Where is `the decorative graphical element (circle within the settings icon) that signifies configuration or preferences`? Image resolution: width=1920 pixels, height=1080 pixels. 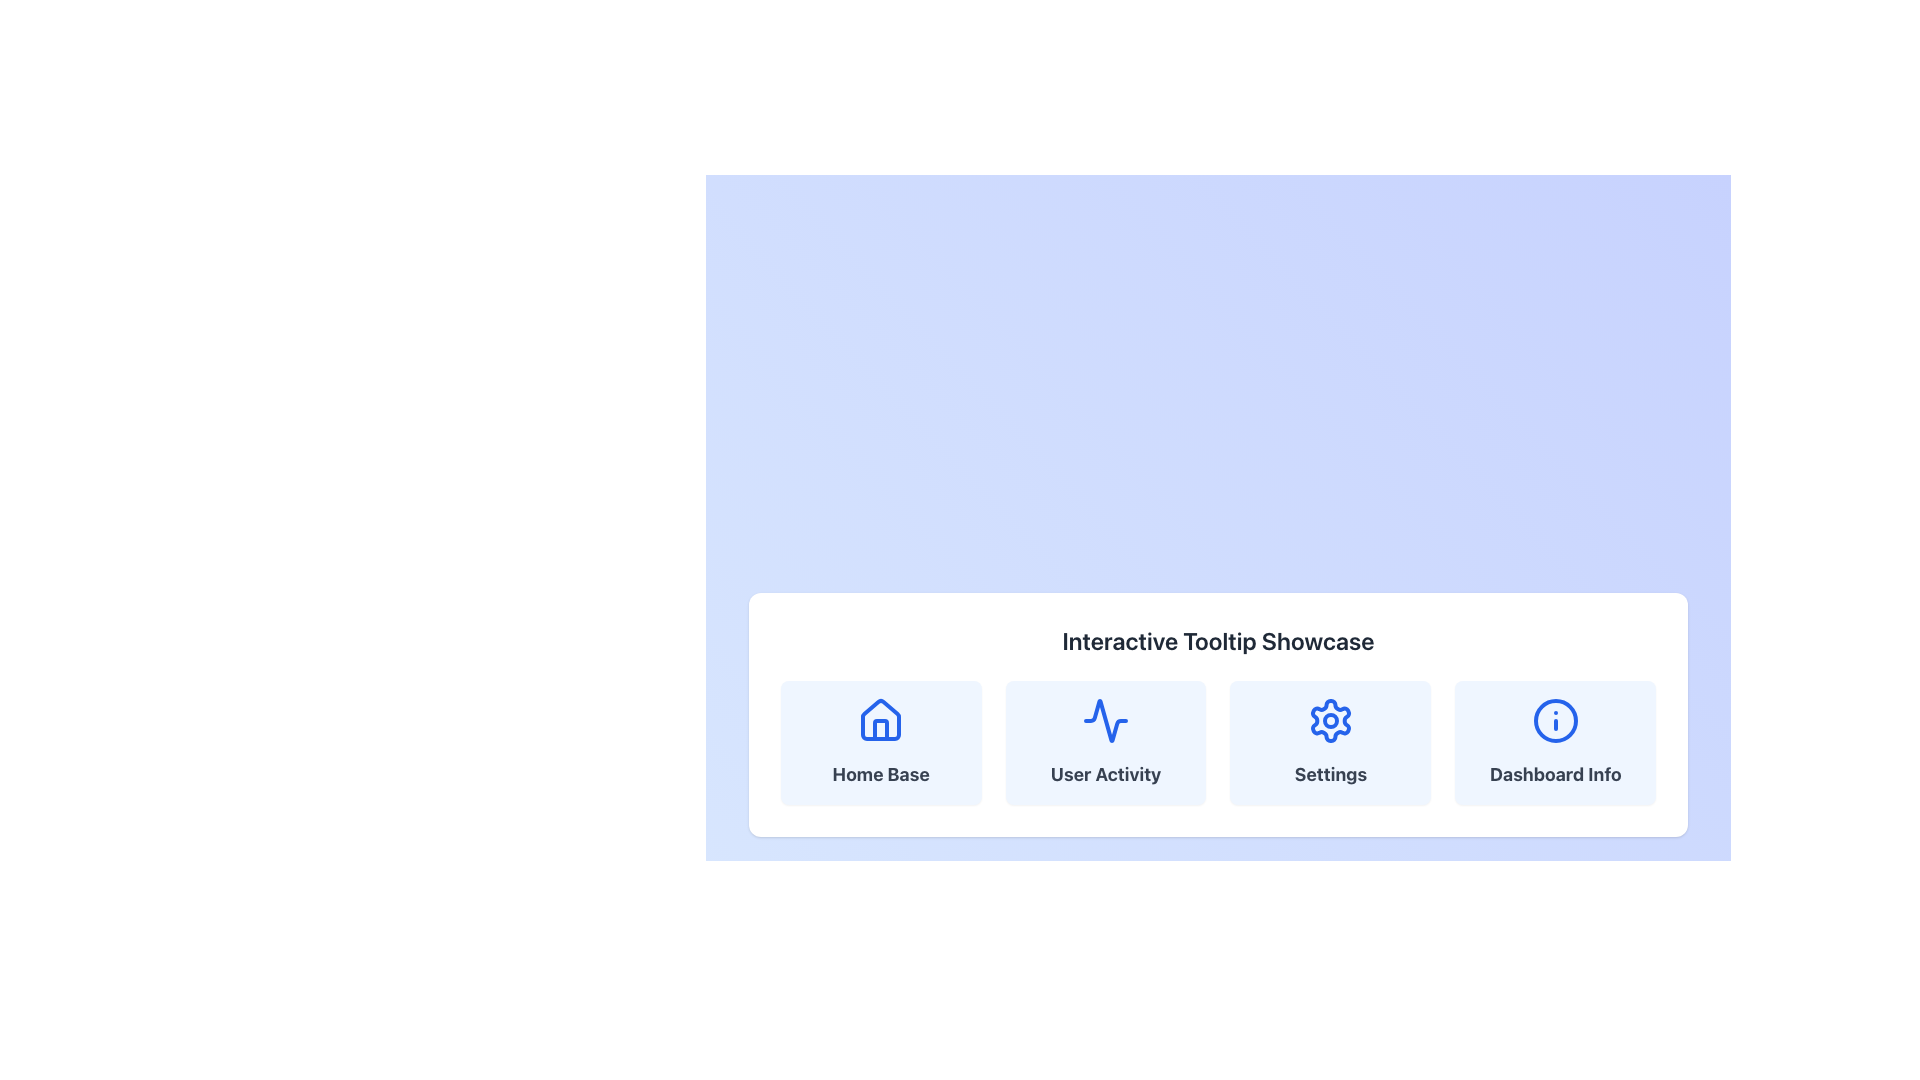 the decorative graphical element (circle within the settings icon) that signifies configuration or preferences is located at coordinates (1330, 721).